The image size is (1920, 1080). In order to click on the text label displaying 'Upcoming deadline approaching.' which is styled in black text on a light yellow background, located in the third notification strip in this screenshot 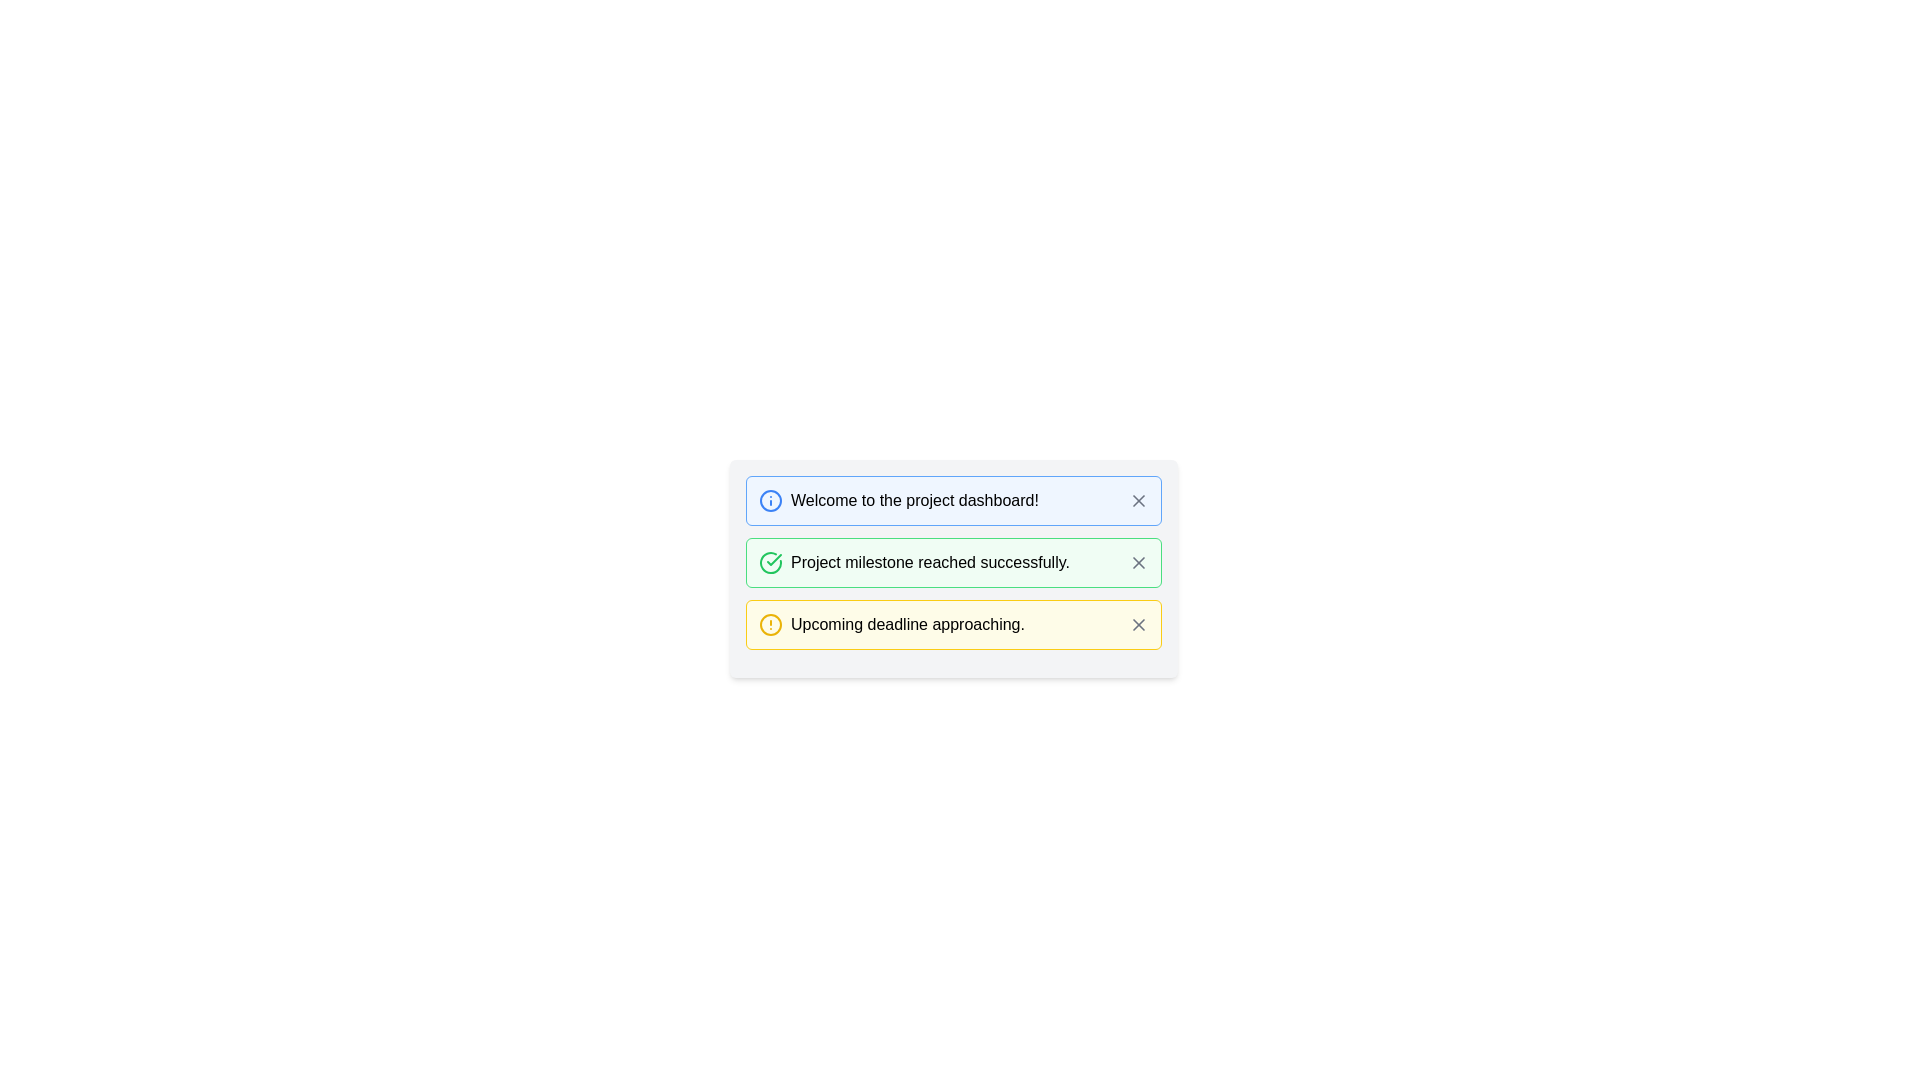, I will do `click(906, 623)`.